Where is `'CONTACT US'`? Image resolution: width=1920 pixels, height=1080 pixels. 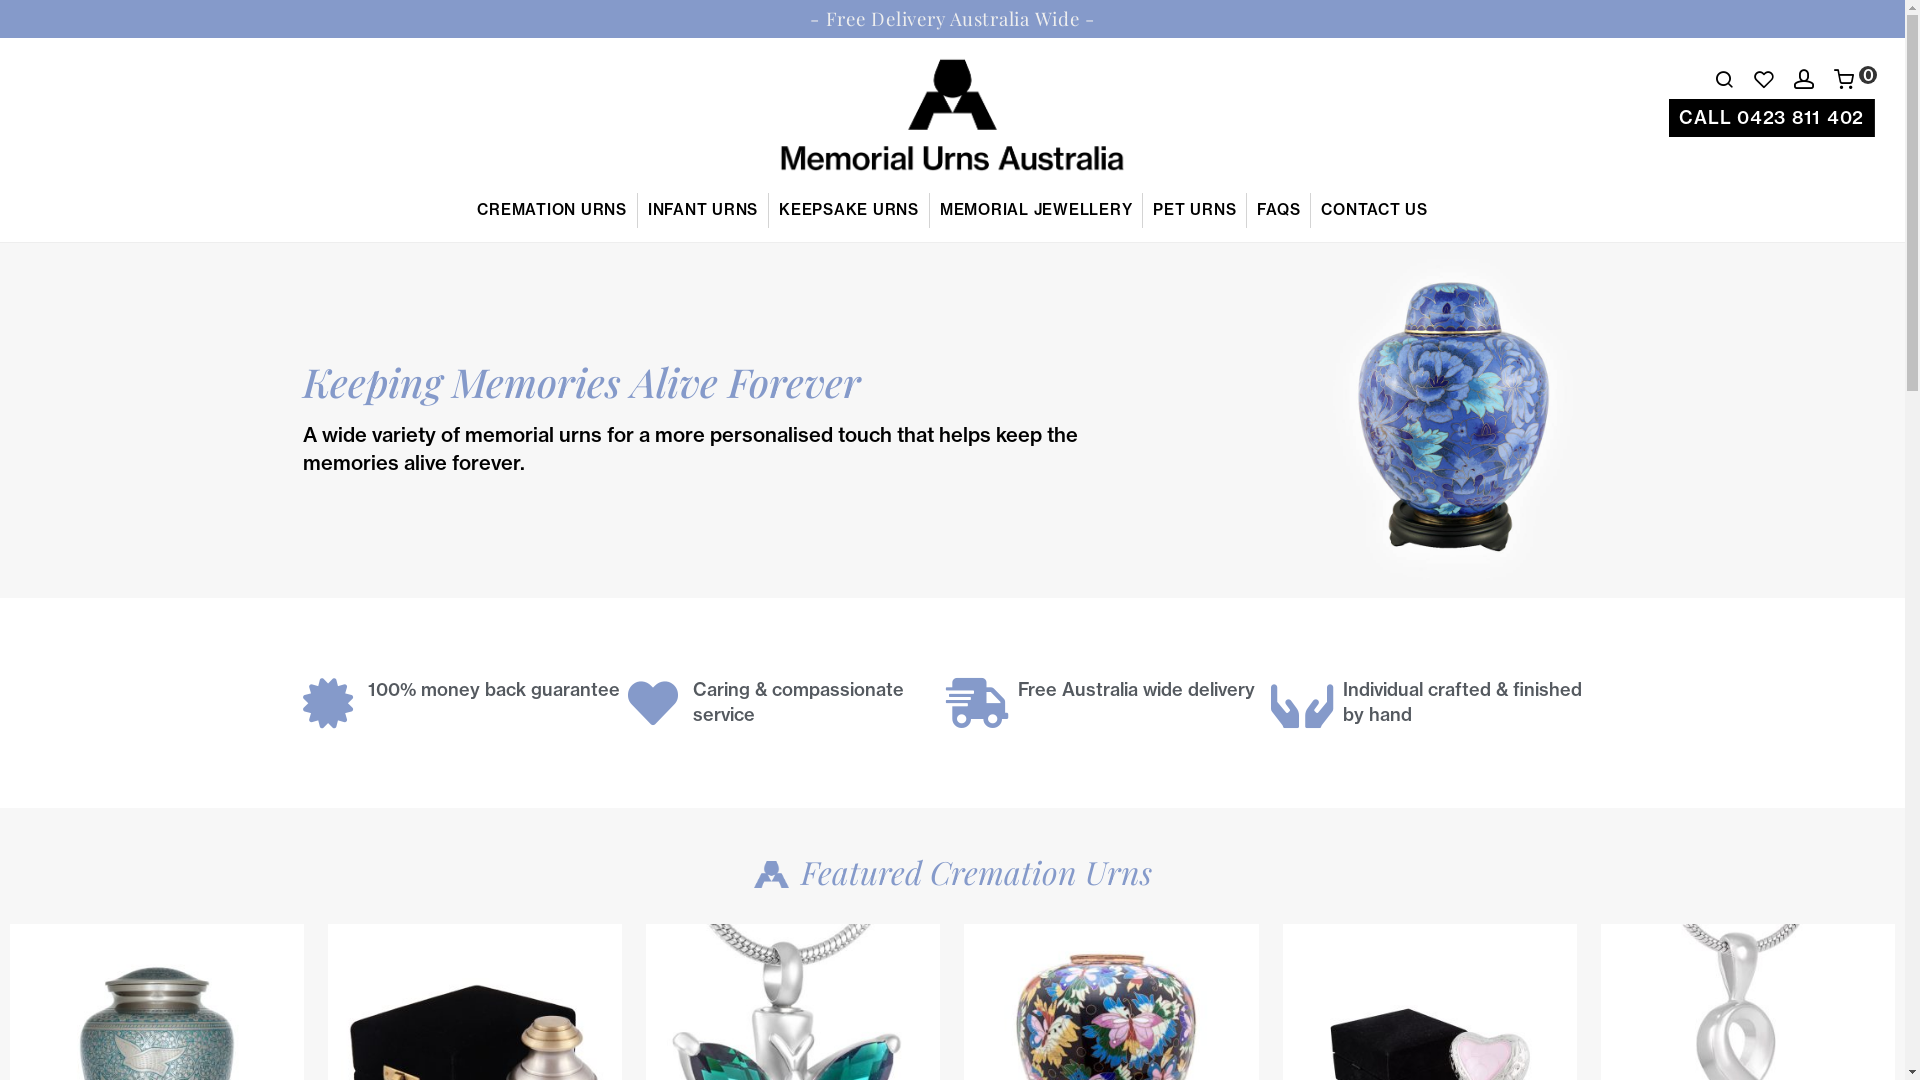 'CONTACT US' is located at coordinates (1373, 210).